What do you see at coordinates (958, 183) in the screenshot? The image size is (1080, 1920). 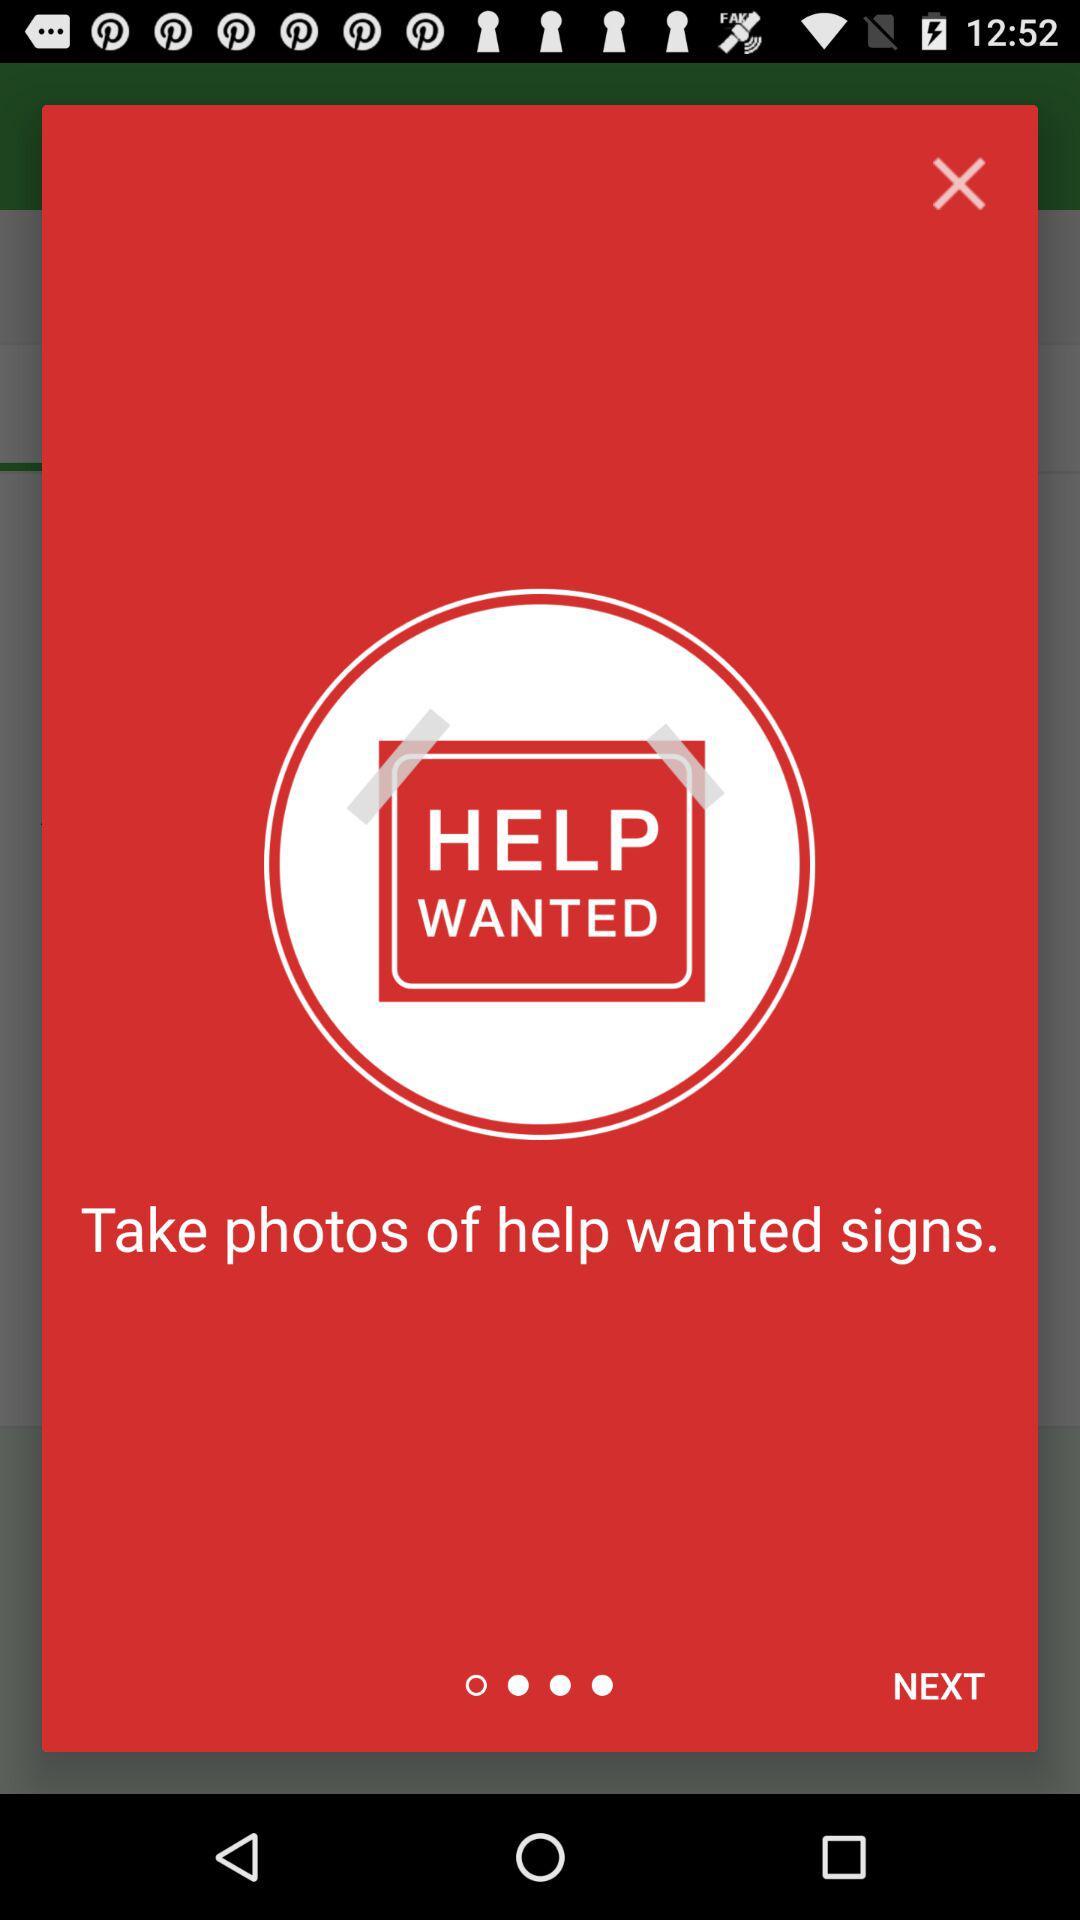 I see `page` at bounding box center [958, 183].